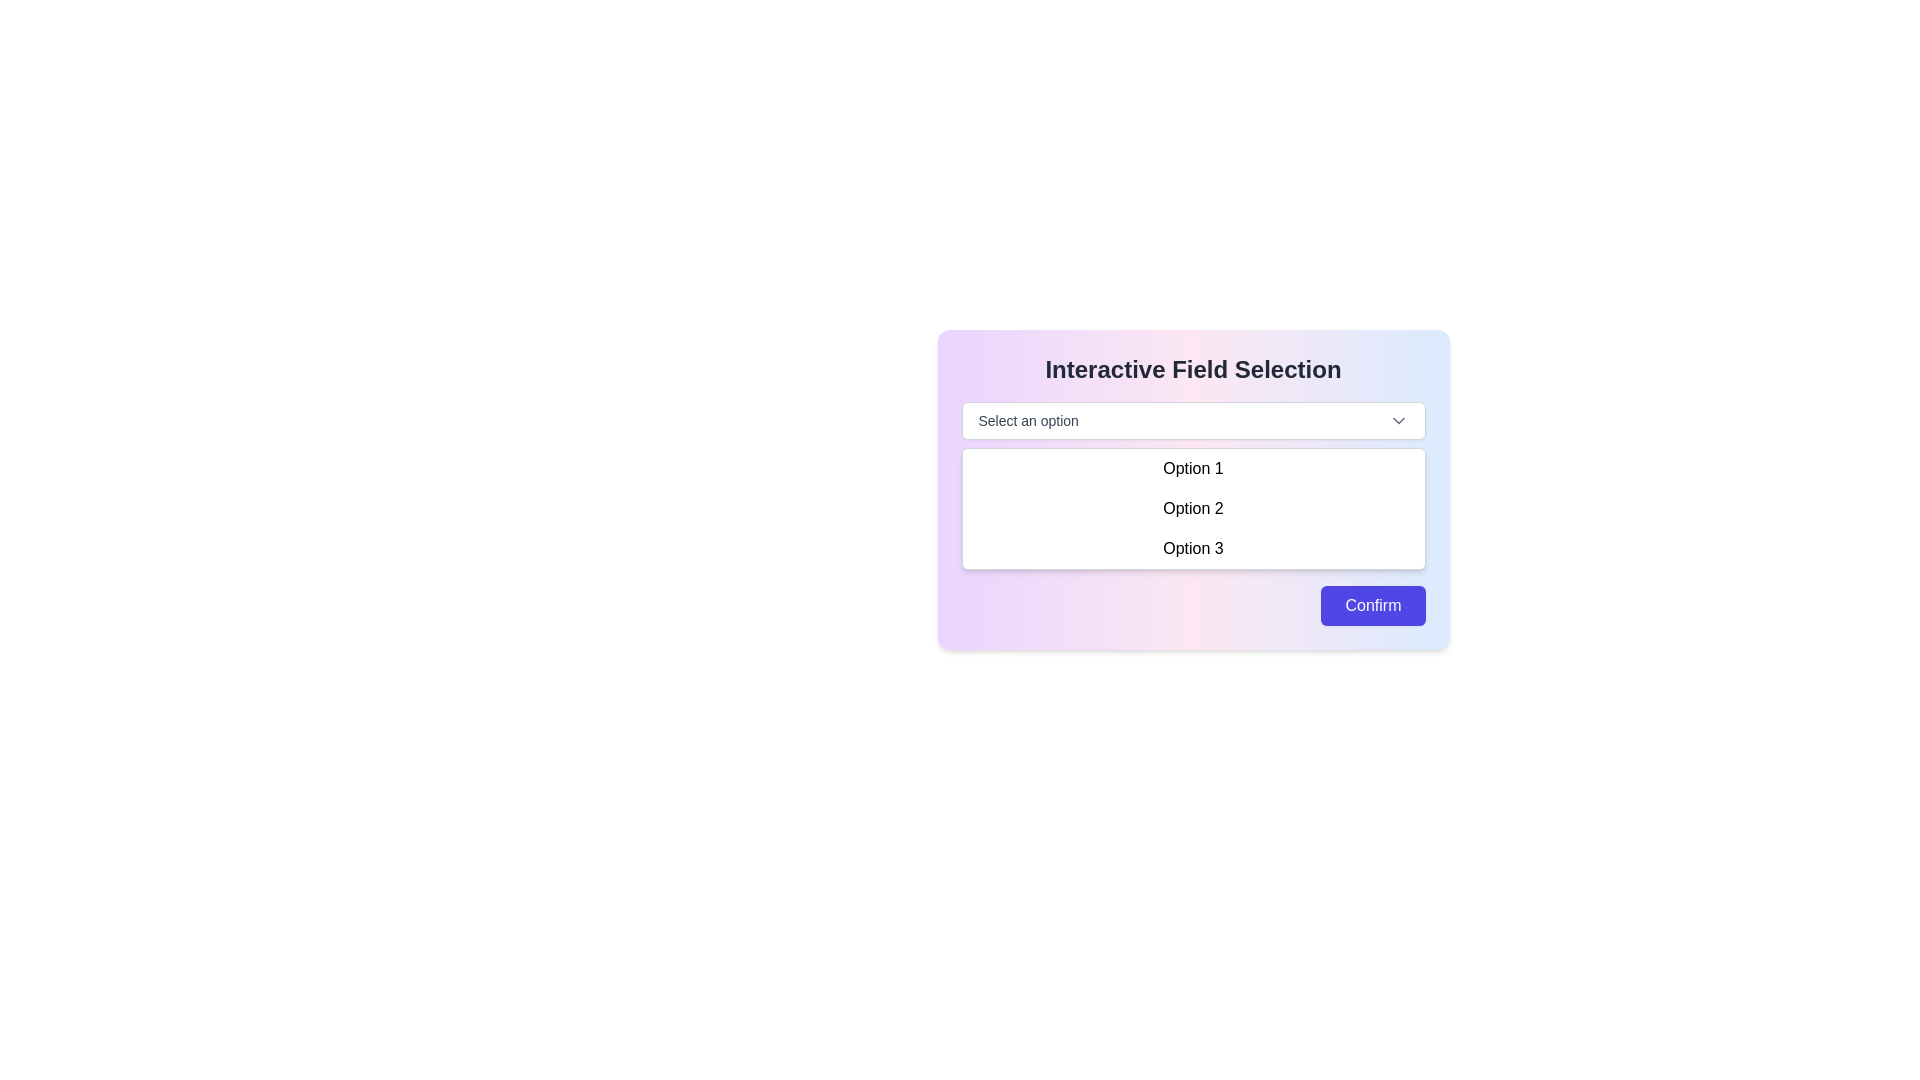  Describe the element at coordinates (1372, 604) in the screenshot. I see `the 'Confirm' button with rounded corners and an indigo background` at that location.